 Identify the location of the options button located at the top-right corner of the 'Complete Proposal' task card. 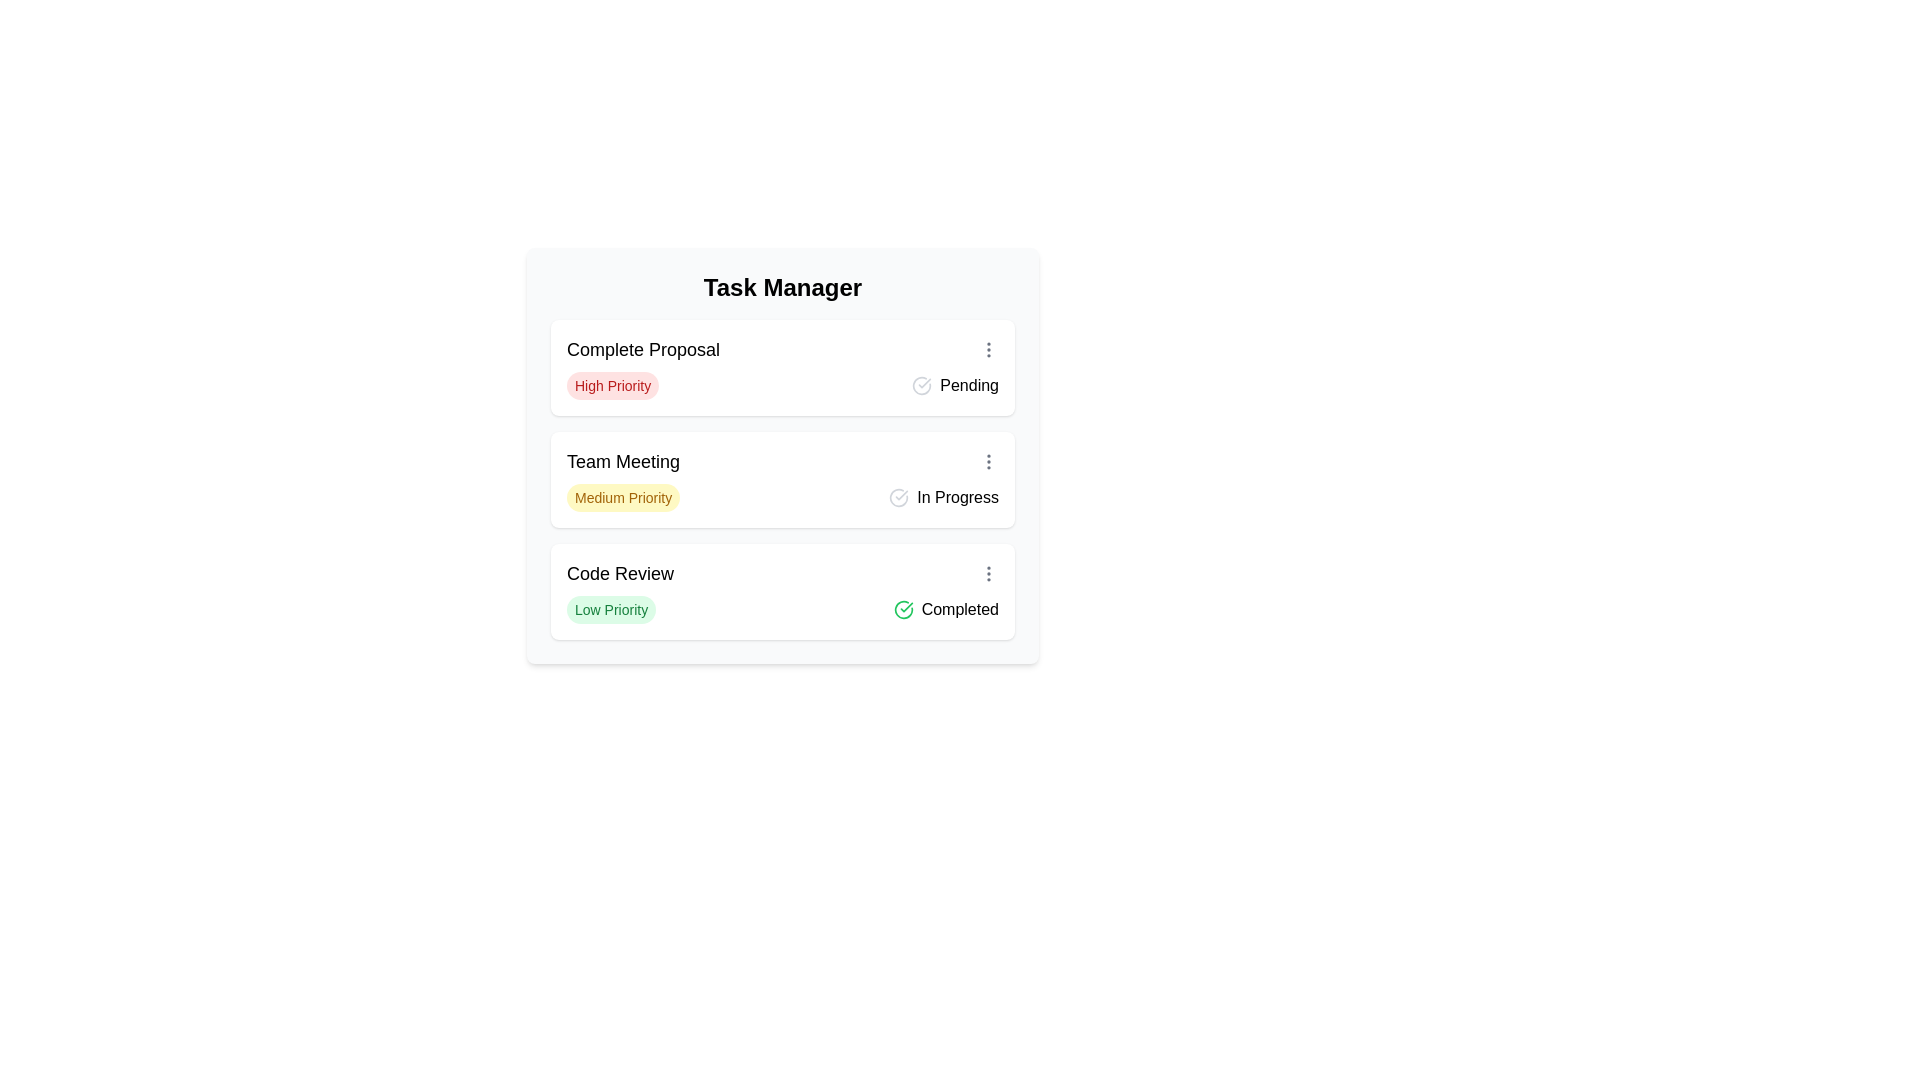
(988, 349).